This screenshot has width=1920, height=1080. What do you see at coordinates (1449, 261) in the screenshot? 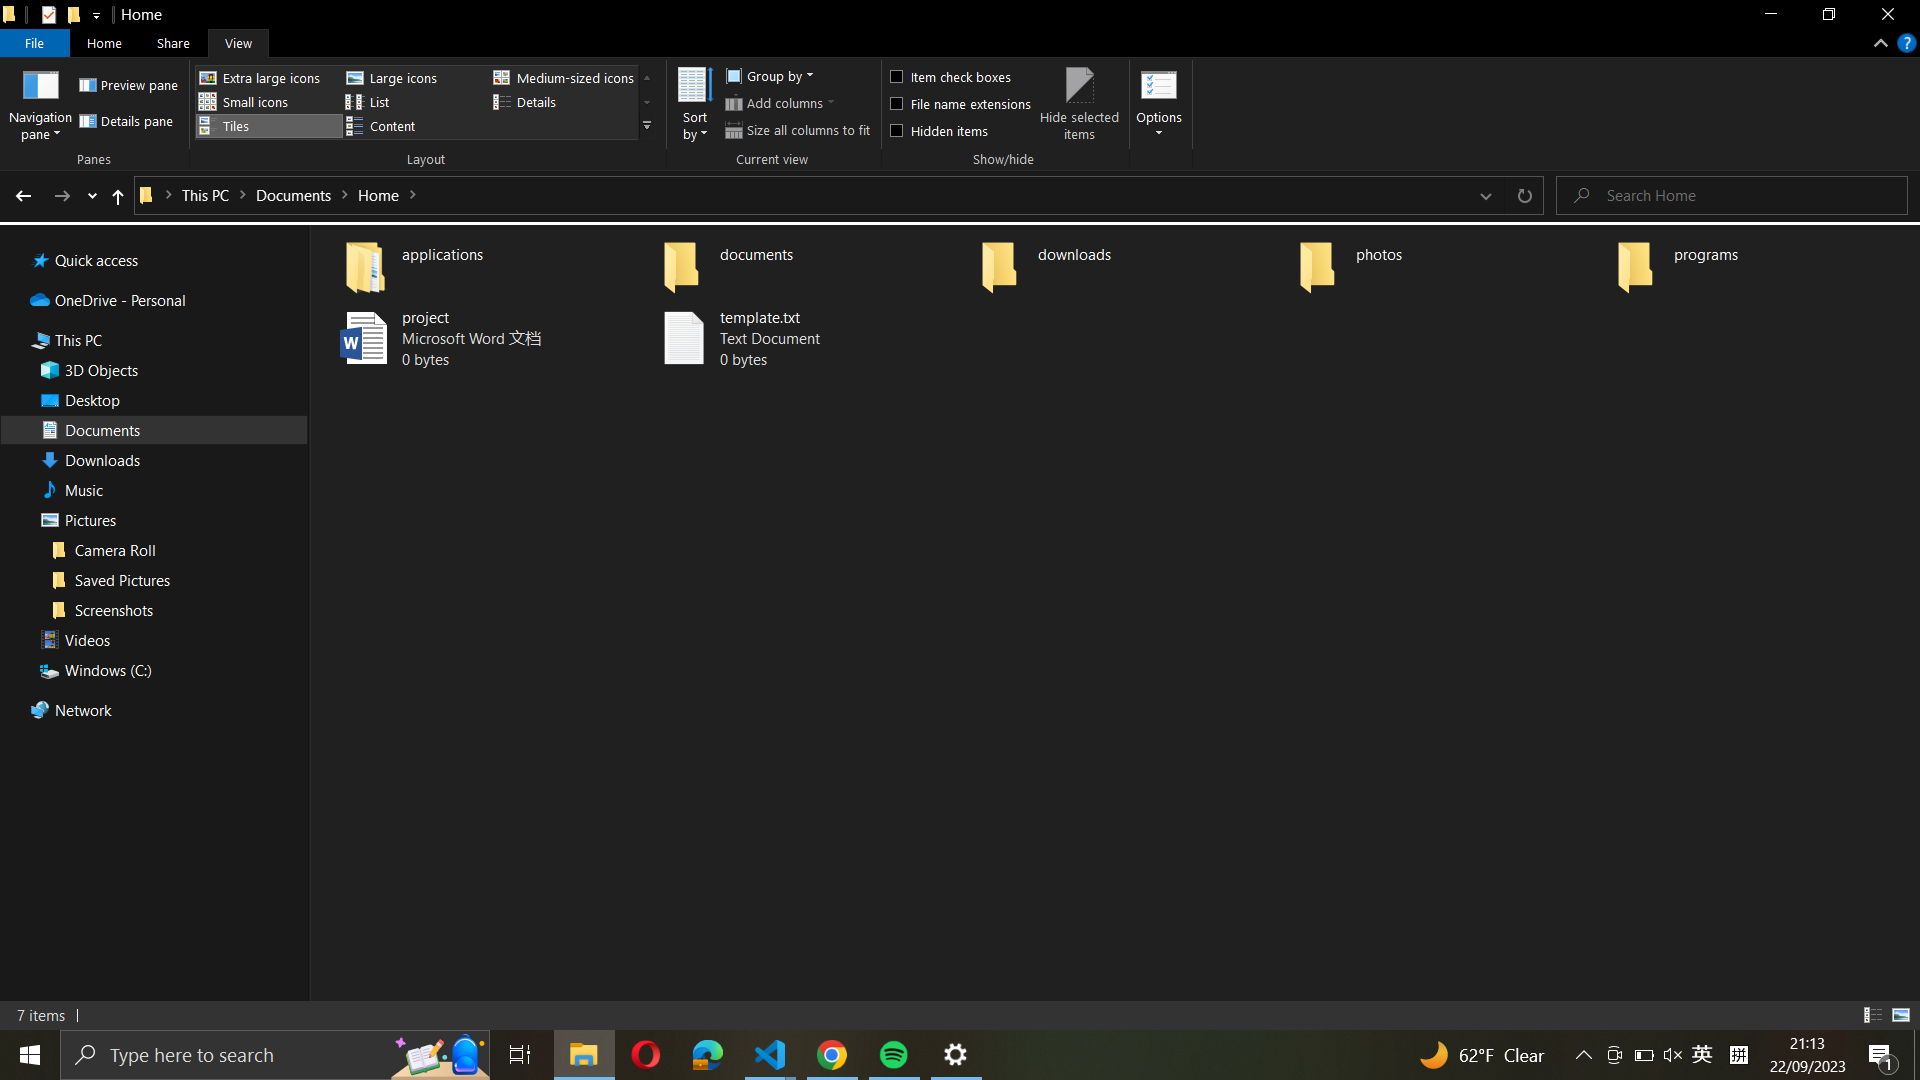
I see `the "photos" folder and choose the initial 5 pictures` at bounding box center [1449, 261].